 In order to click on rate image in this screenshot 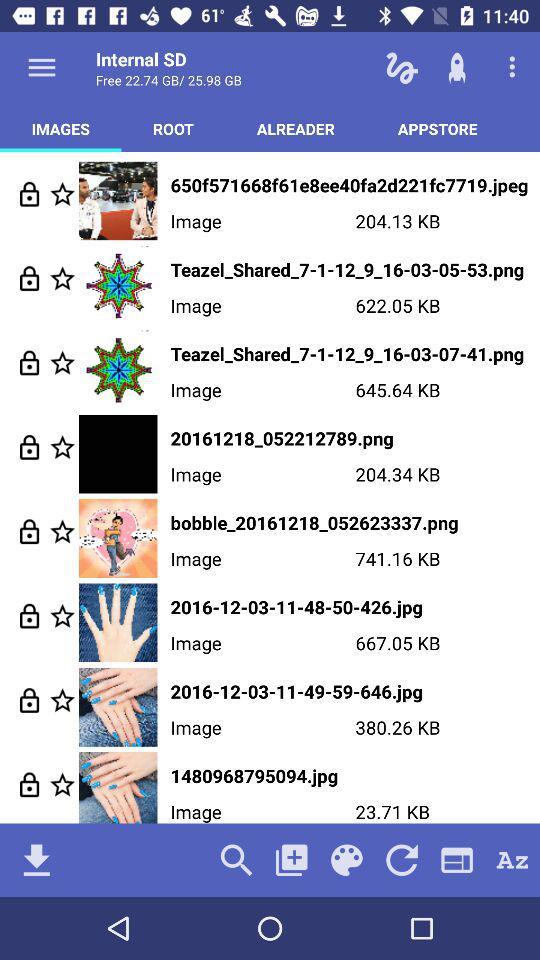, I will do `click(62, 447)`.